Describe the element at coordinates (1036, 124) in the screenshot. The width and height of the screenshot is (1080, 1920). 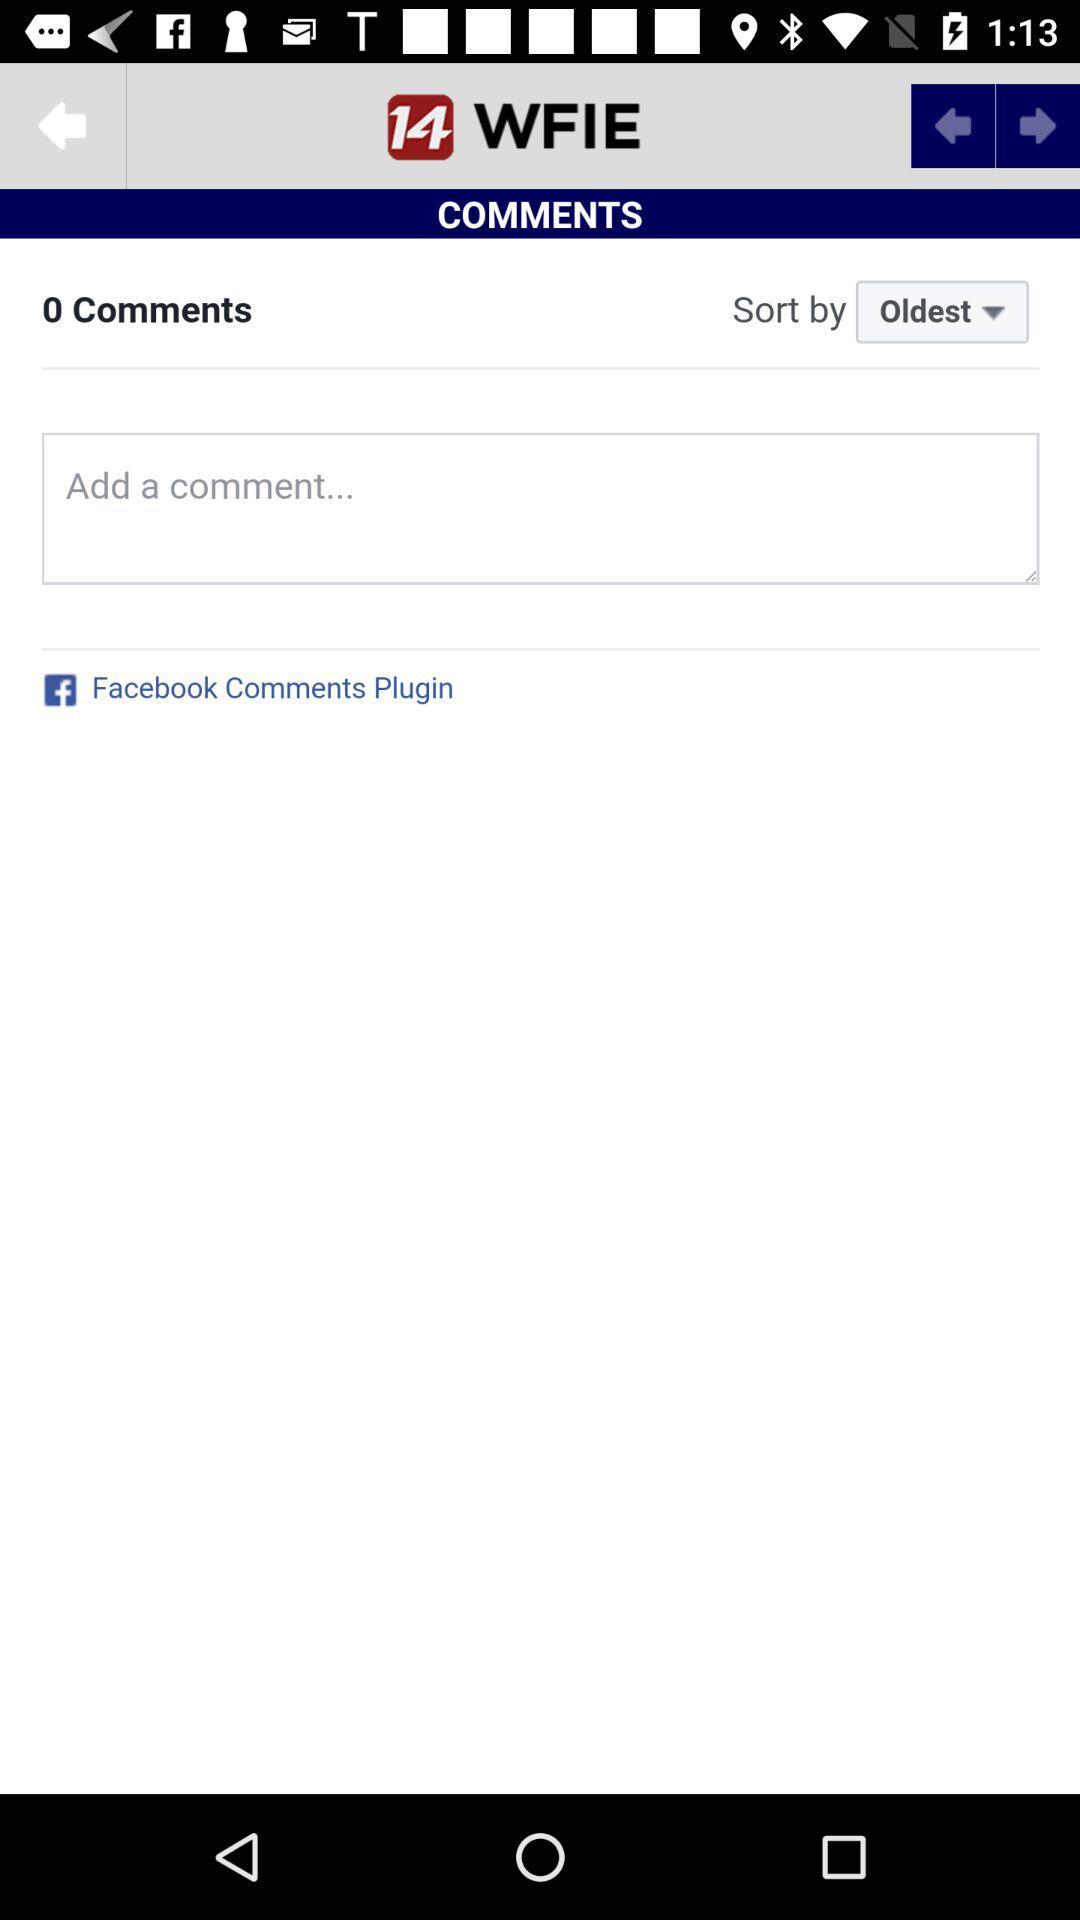
I see `go forward` at that location.